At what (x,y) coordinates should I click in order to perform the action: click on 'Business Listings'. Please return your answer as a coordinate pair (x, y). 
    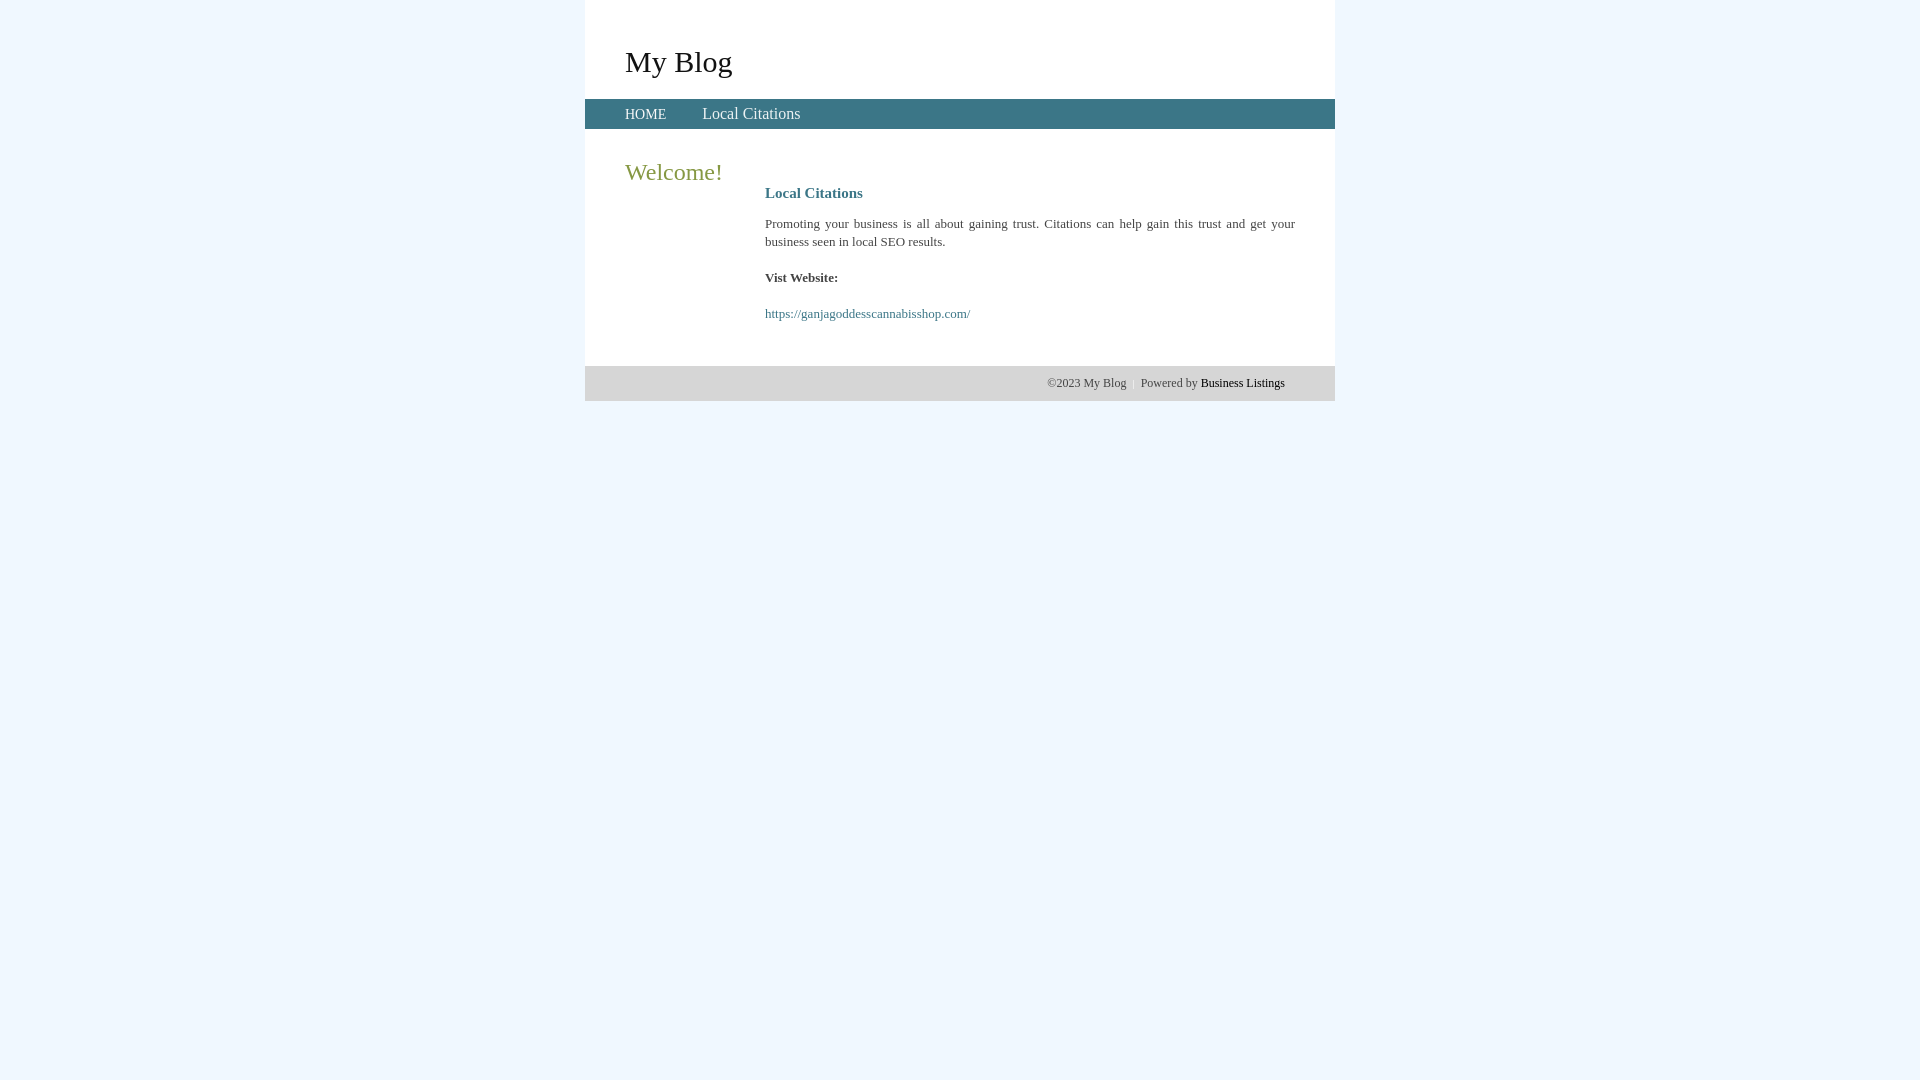
    Looking at the image, I should click on (1242, 382).